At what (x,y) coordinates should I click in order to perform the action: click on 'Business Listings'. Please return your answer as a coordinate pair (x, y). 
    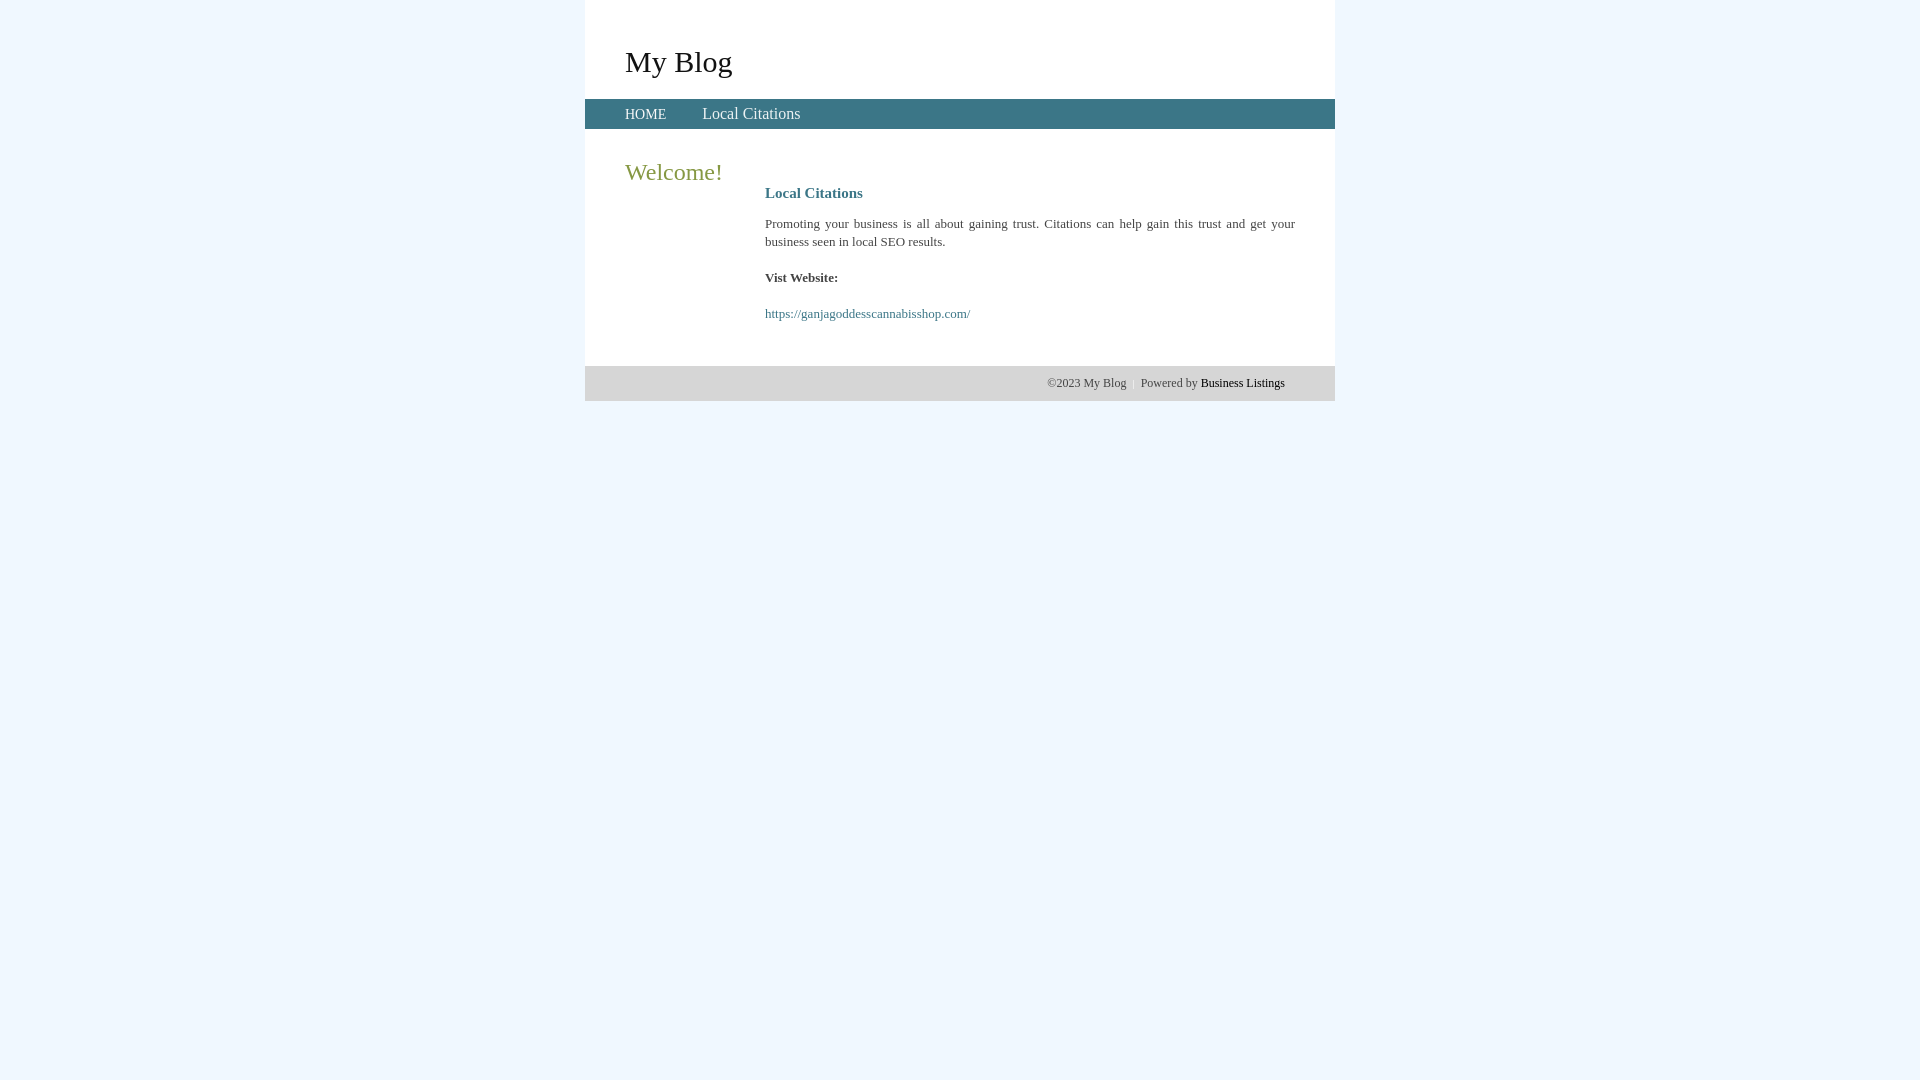
    Looking at the image, I should click on (1242, 382).